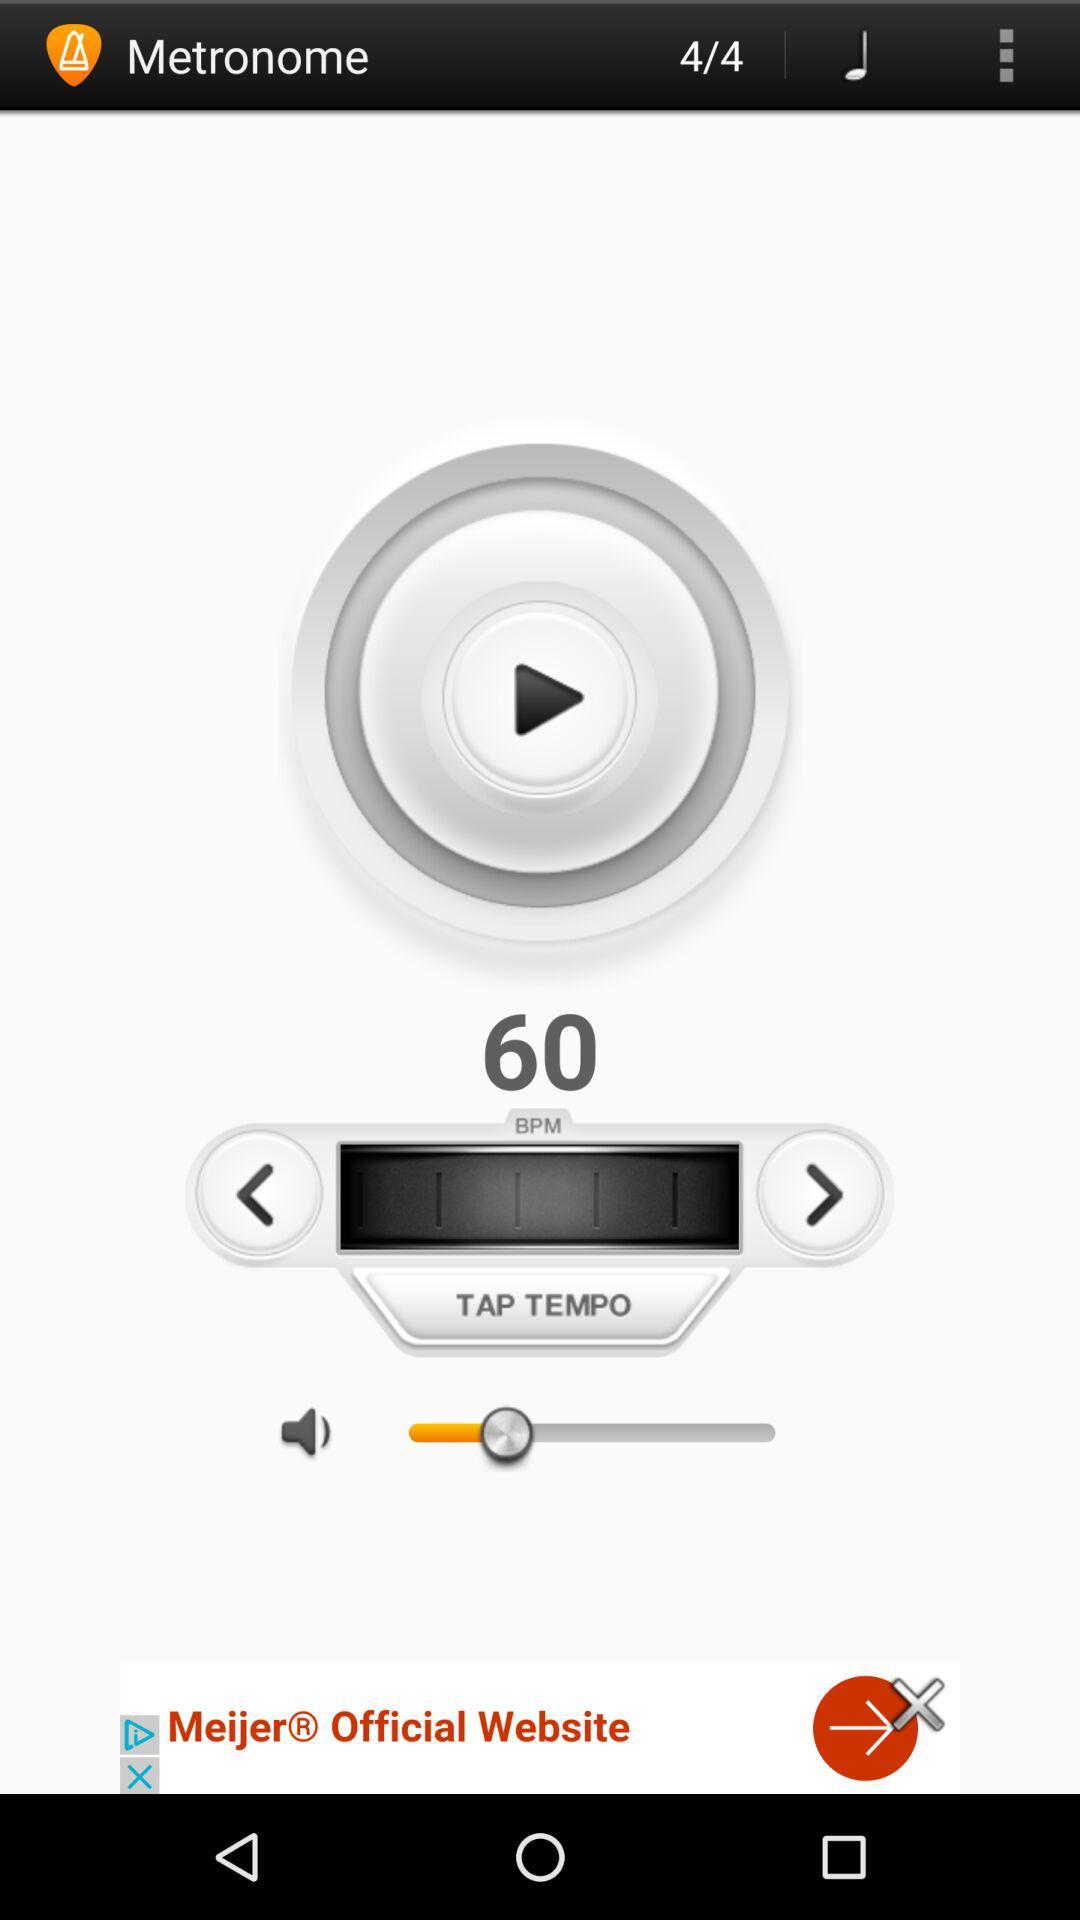 Image resolution: width=1080 pixels, height=1920 pixels. Describe the element at coordinates (258, 1195) in the screenshot. I see `previous` at that location.